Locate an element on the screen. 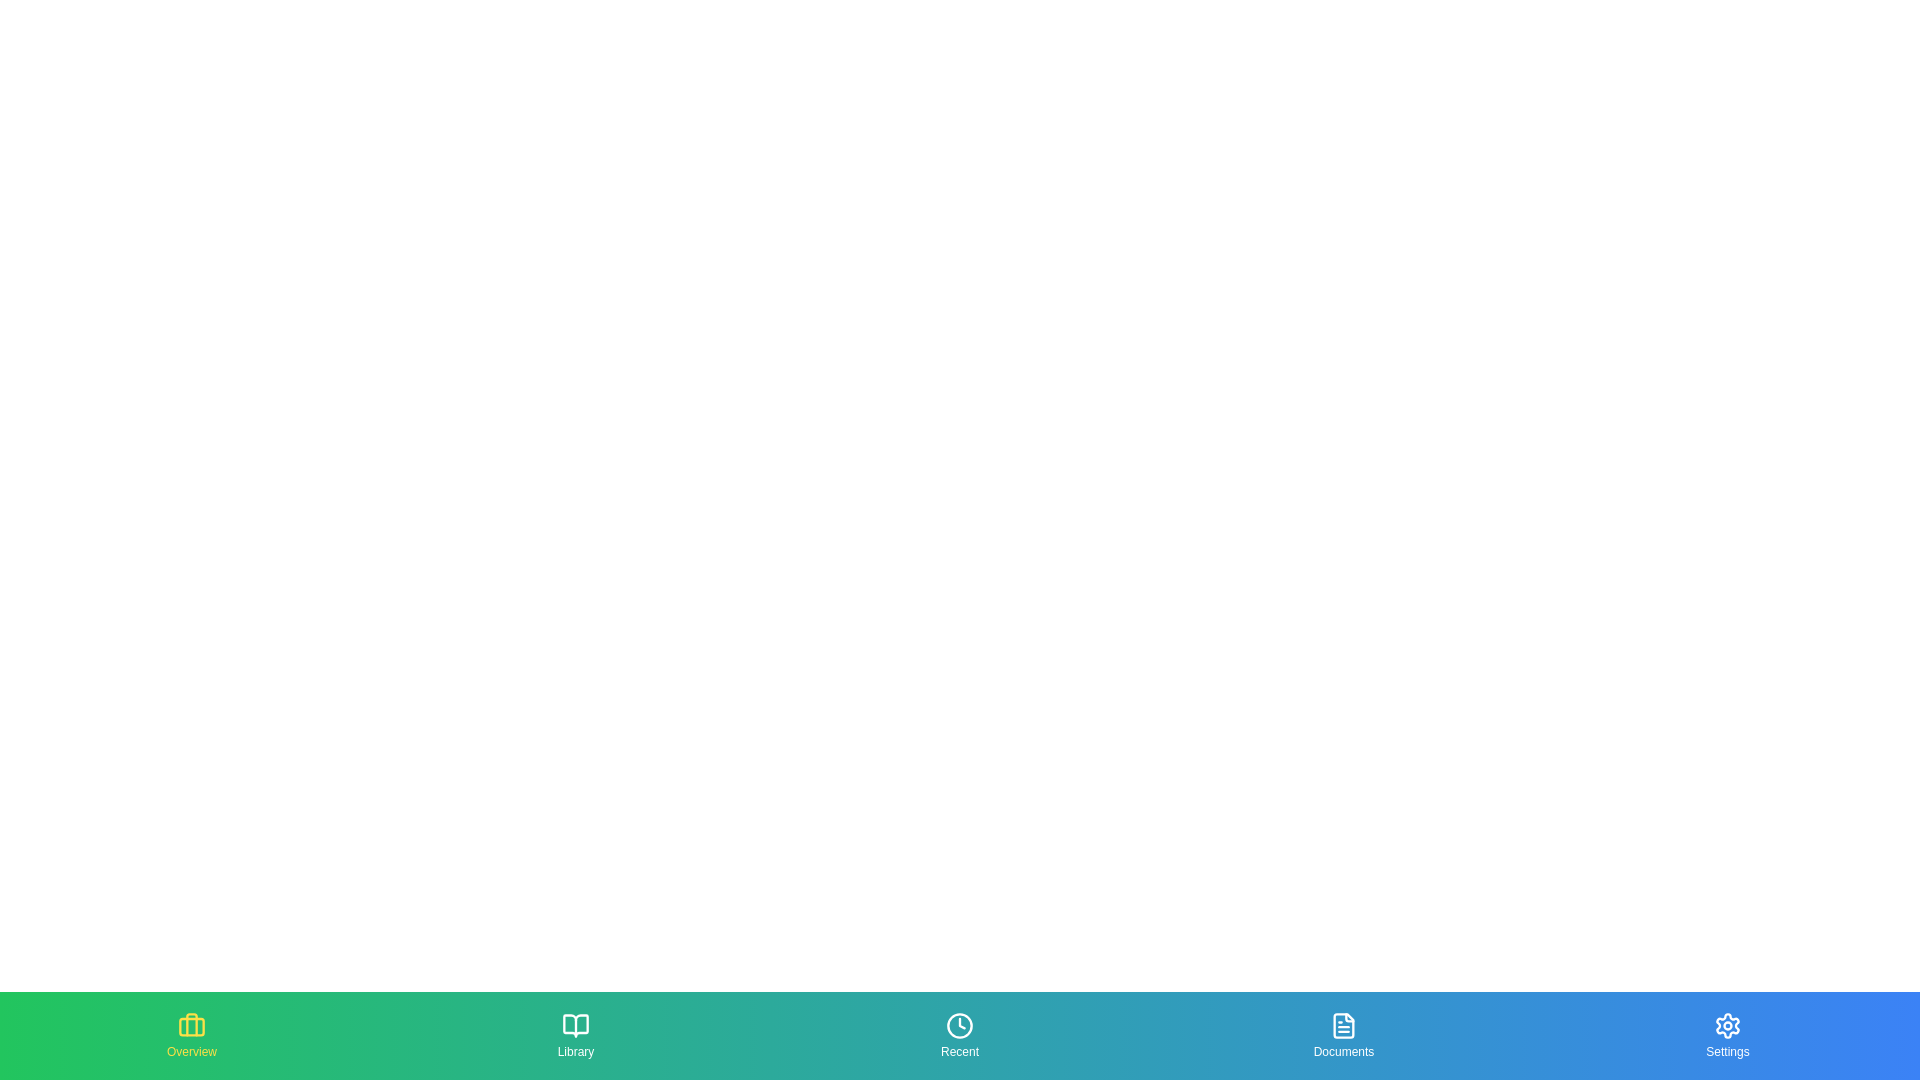 This screenshot has height=1080, width=1920. the button corresponding to the Documents section is located at coordinates (1344, 1035).